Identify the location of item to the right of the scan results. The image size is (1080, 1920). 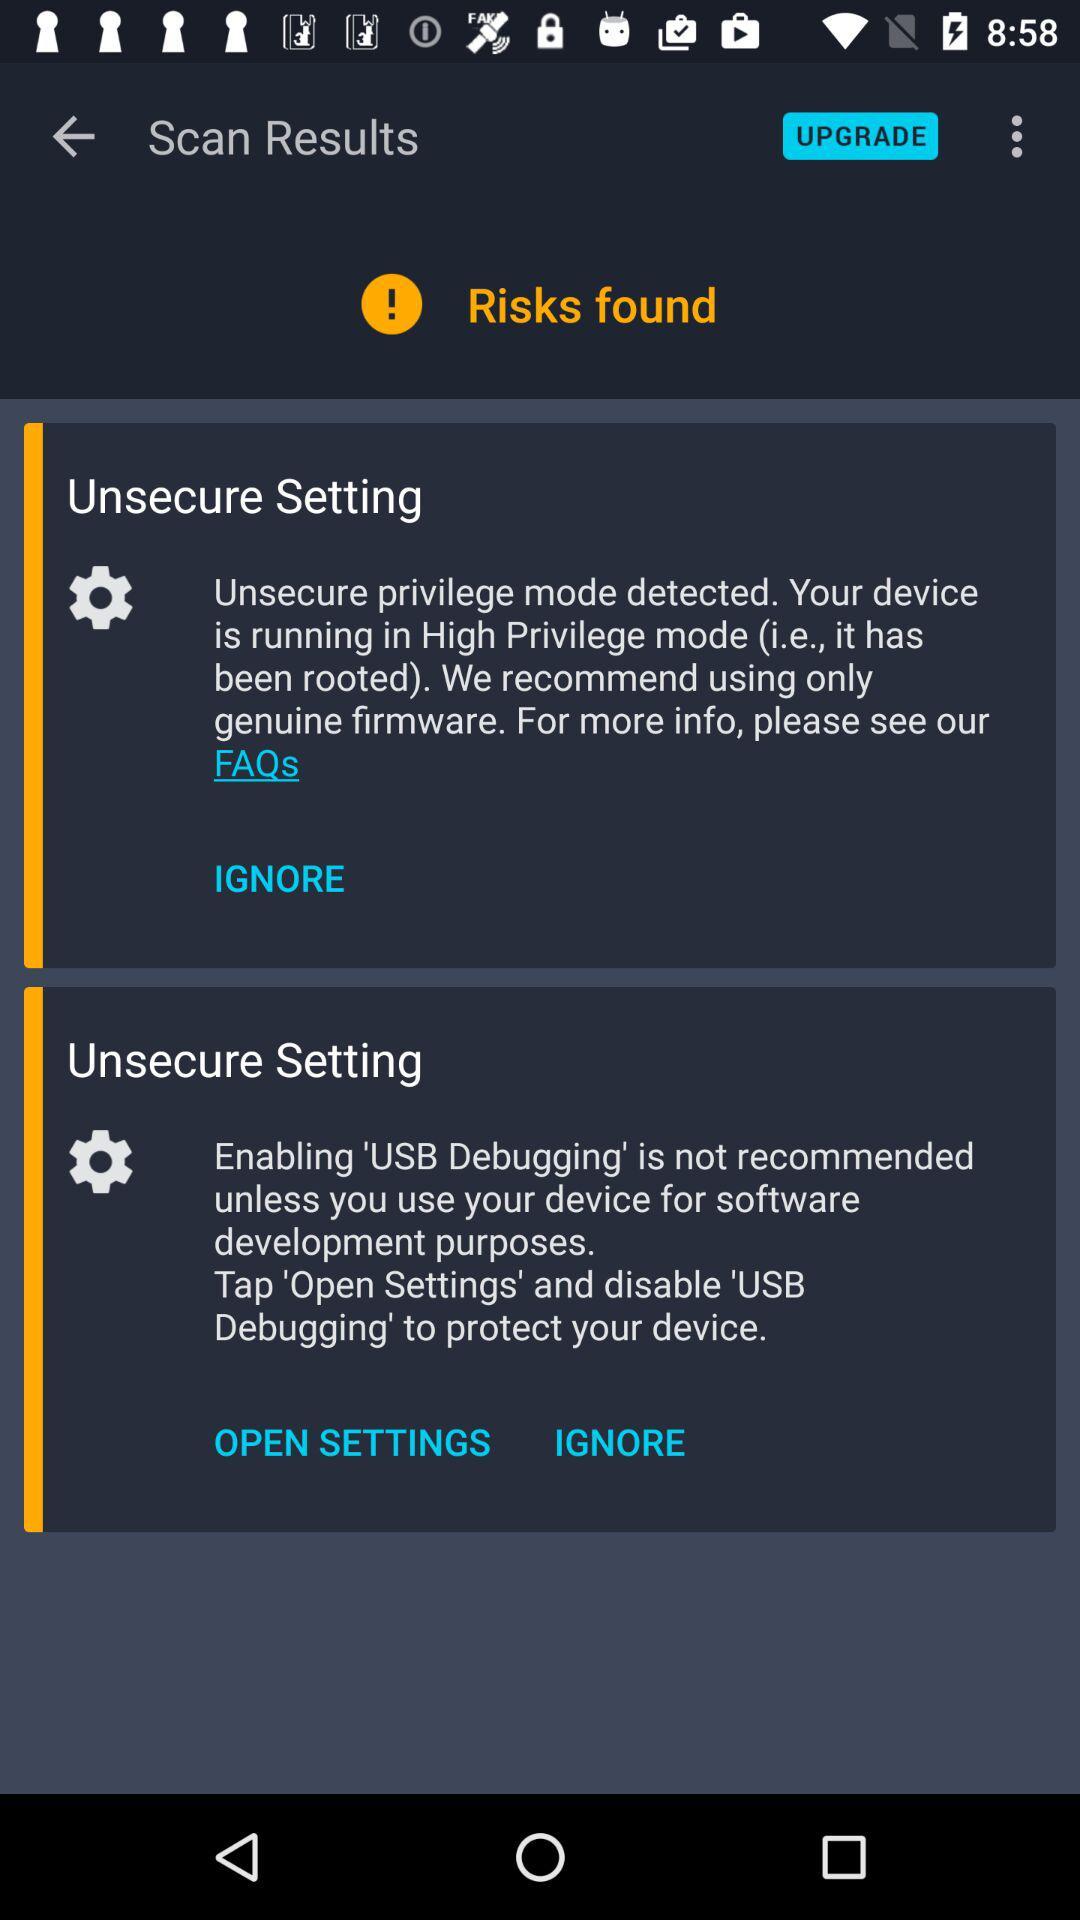
(859, 135).